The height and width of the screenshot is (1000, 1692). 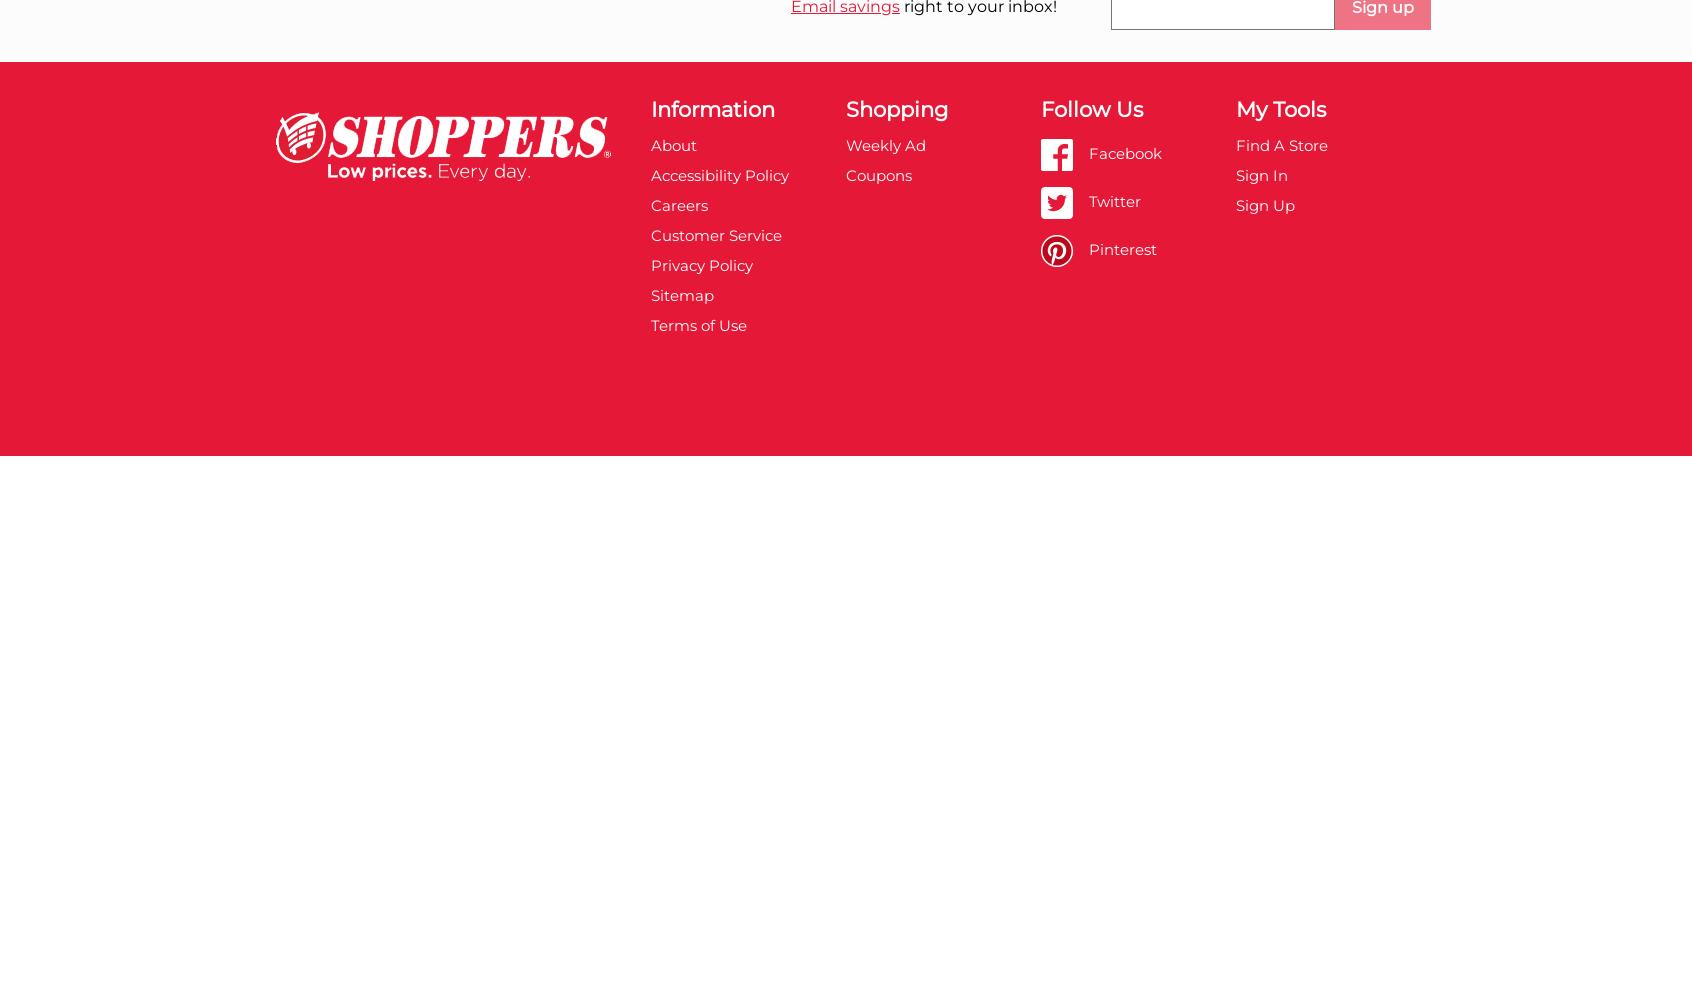 I want to click on 'Sitemap', so click(x=681, y=294).